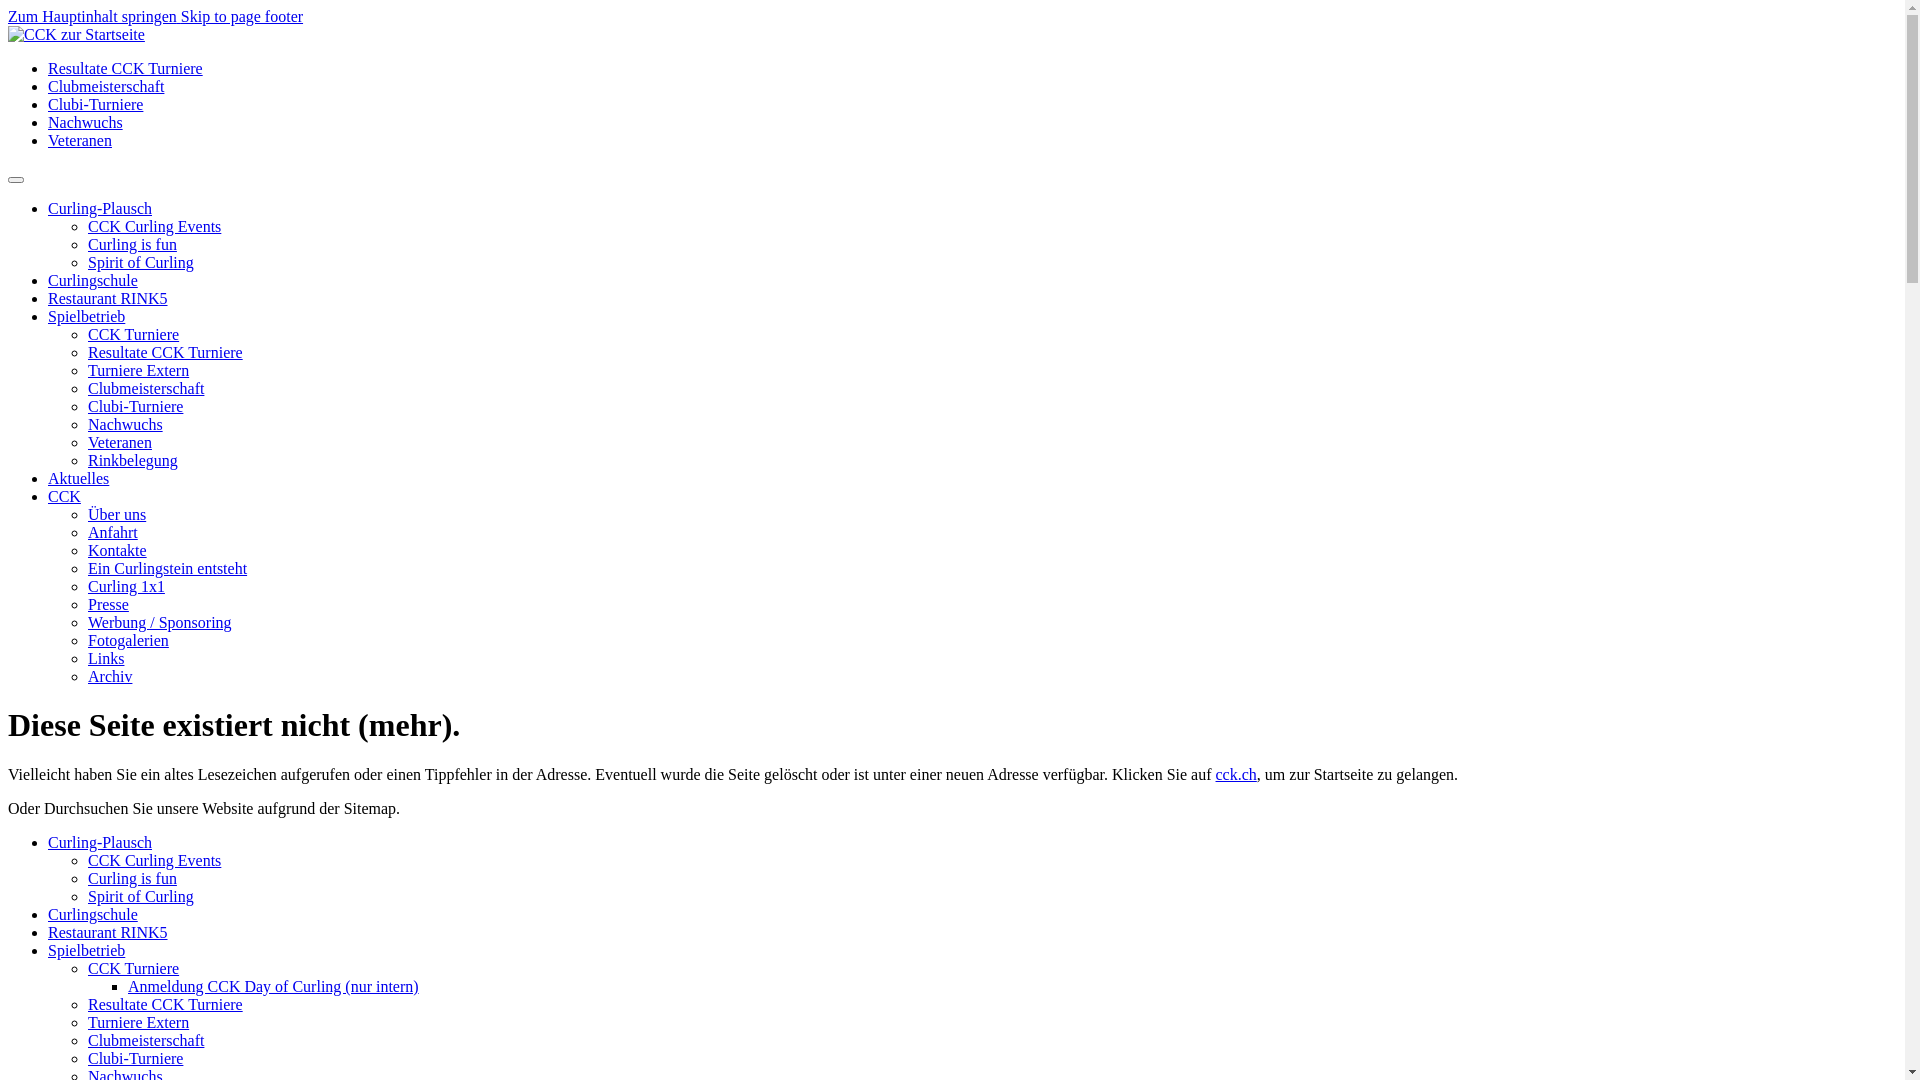  What do you see at coordinates (85, 949) in the screenshot?
I see `'Spielbetrieb'` at bounding box center [85, 949].